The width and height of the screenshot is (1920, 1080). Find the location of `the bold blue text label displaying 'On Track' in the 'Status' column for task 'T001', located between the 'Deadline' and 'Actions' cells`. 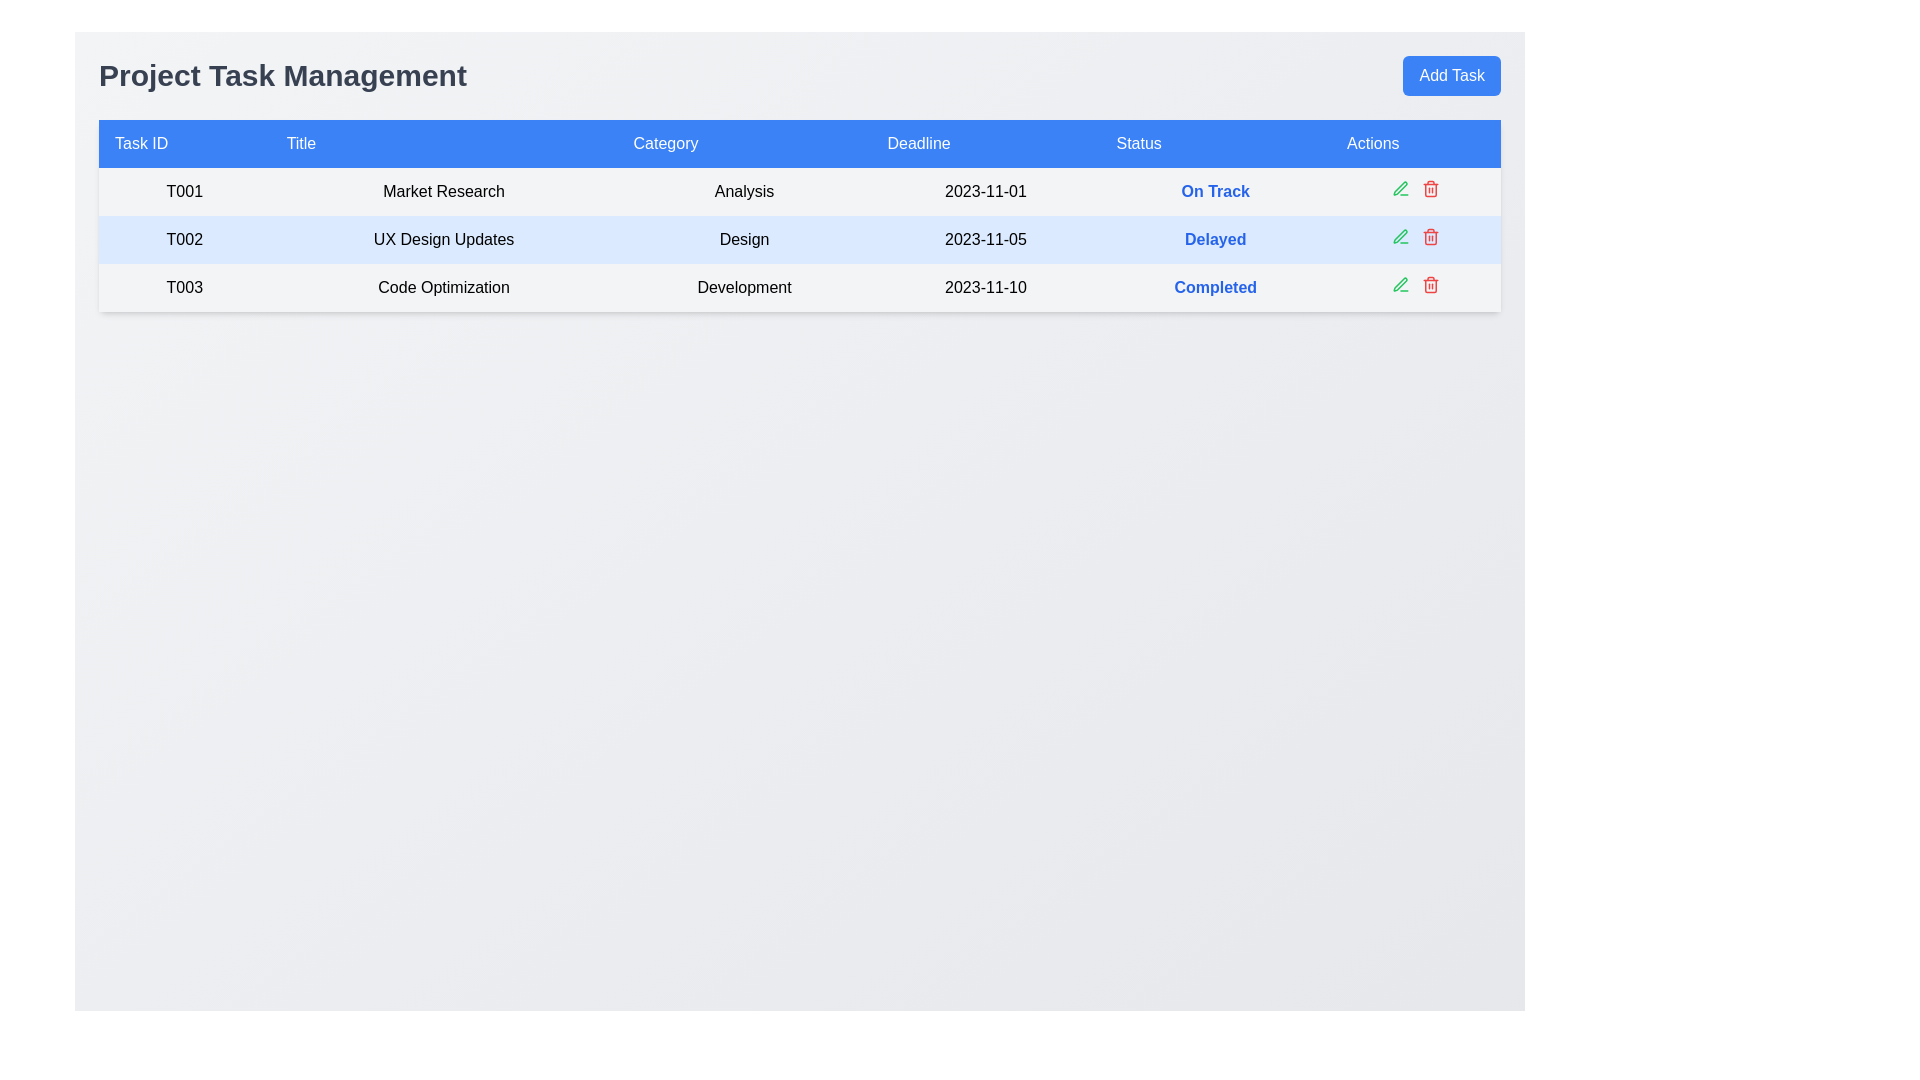

the bold blue text label displaying 'On Track' in the 'Status' column for task 'T001', located between the 'Deadline' and 'Actions' cells is located at coordinates (1214, 192).